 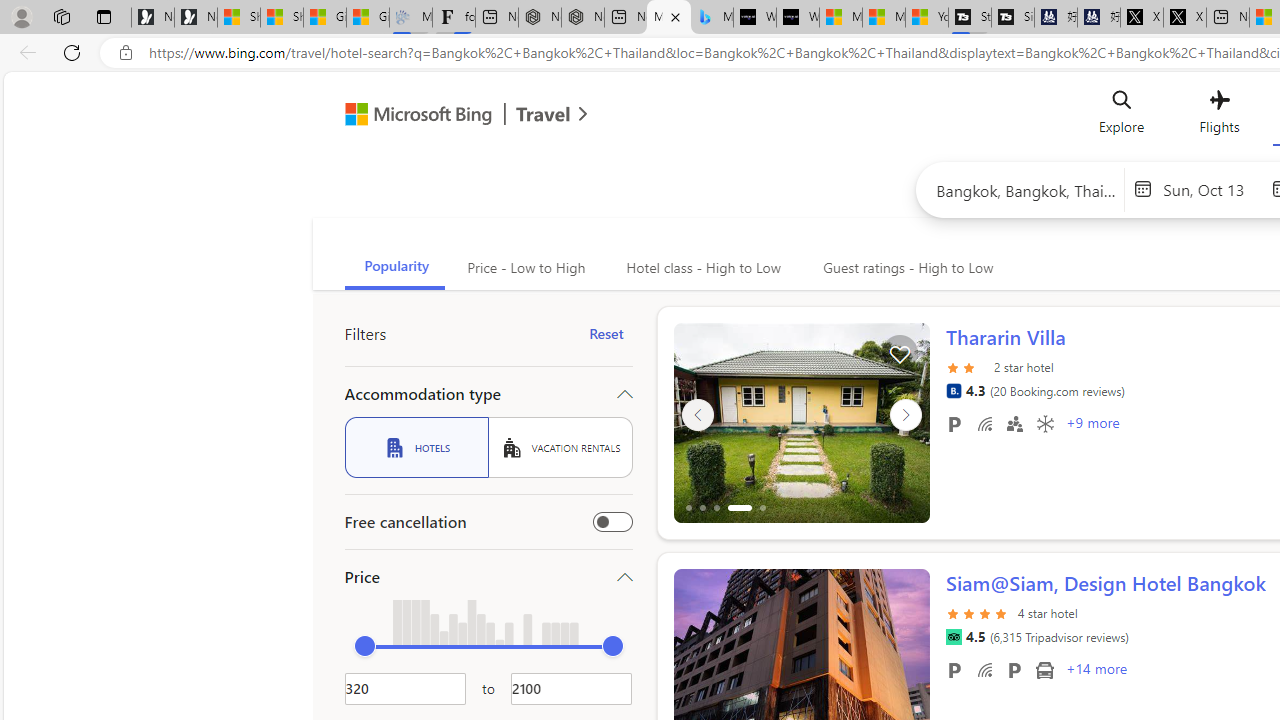 What do you see at coordinates (797, 17) in the screenshot?
I see `'What'` at bounding box center [797, 17].